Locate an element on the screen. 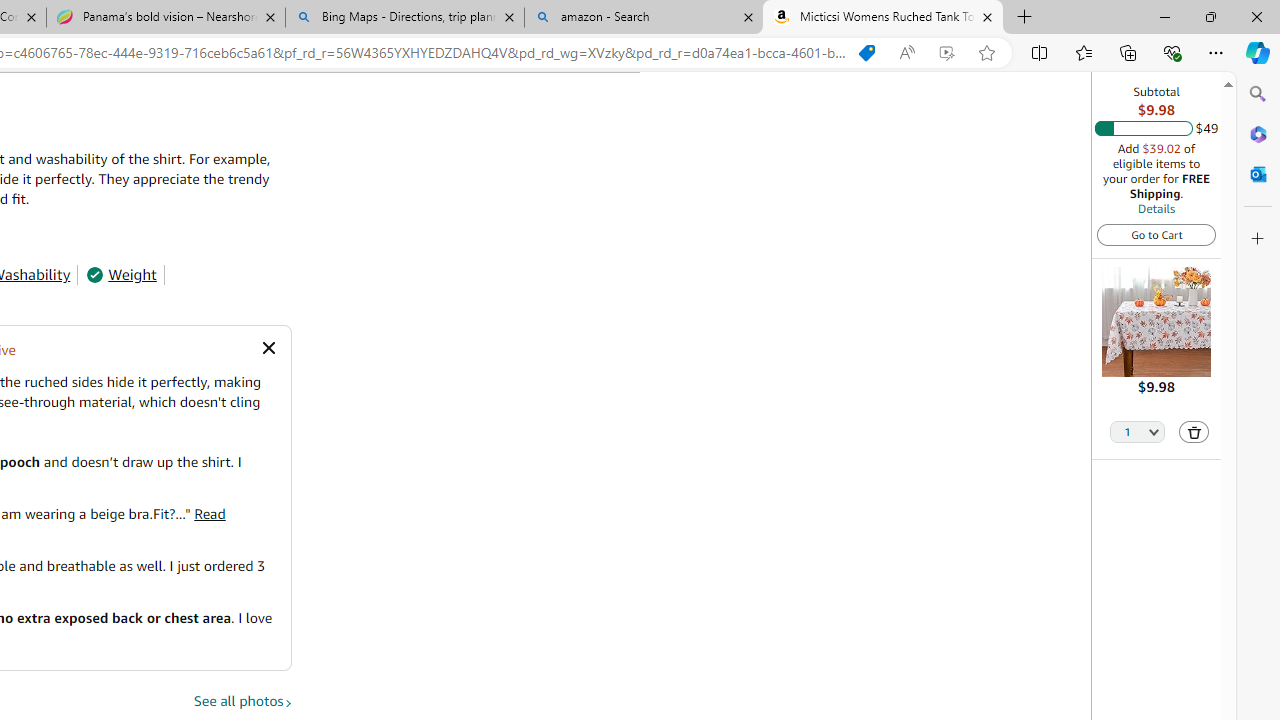  'amazon - Search' is located at coordinates (643, 17).